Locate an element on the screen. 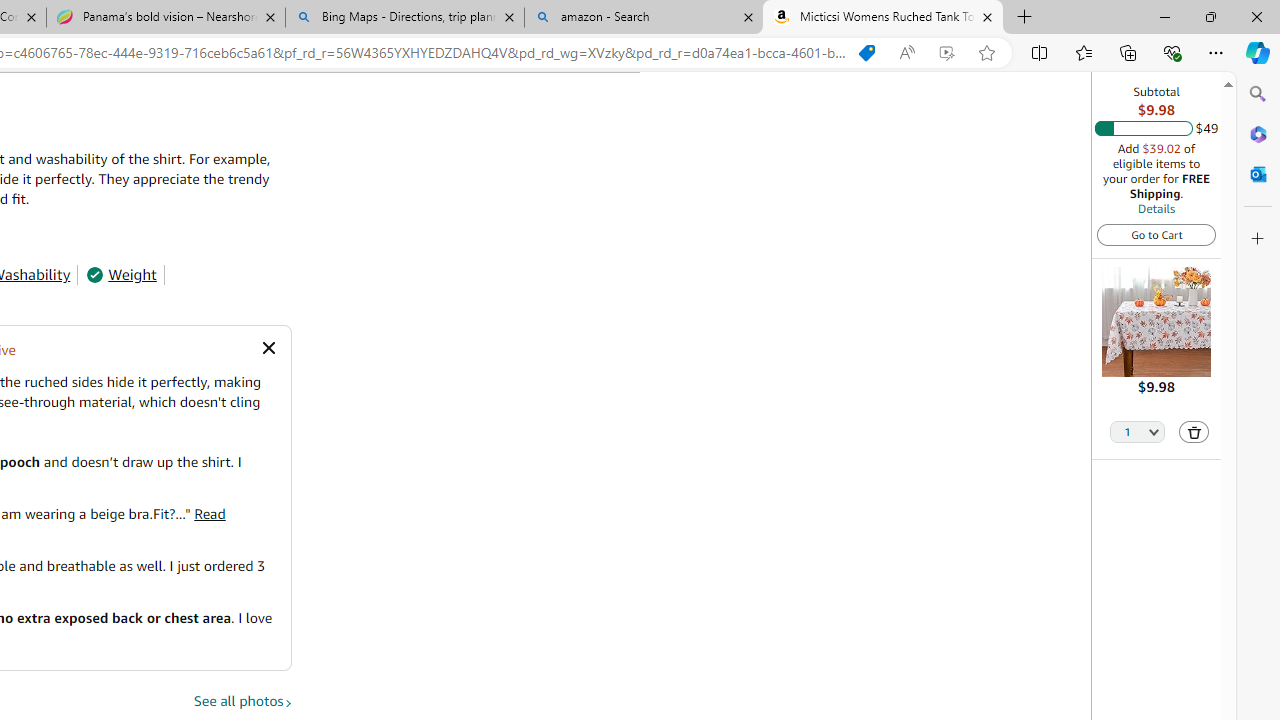  'amazon - Search' is located at coordinates (643, 17).